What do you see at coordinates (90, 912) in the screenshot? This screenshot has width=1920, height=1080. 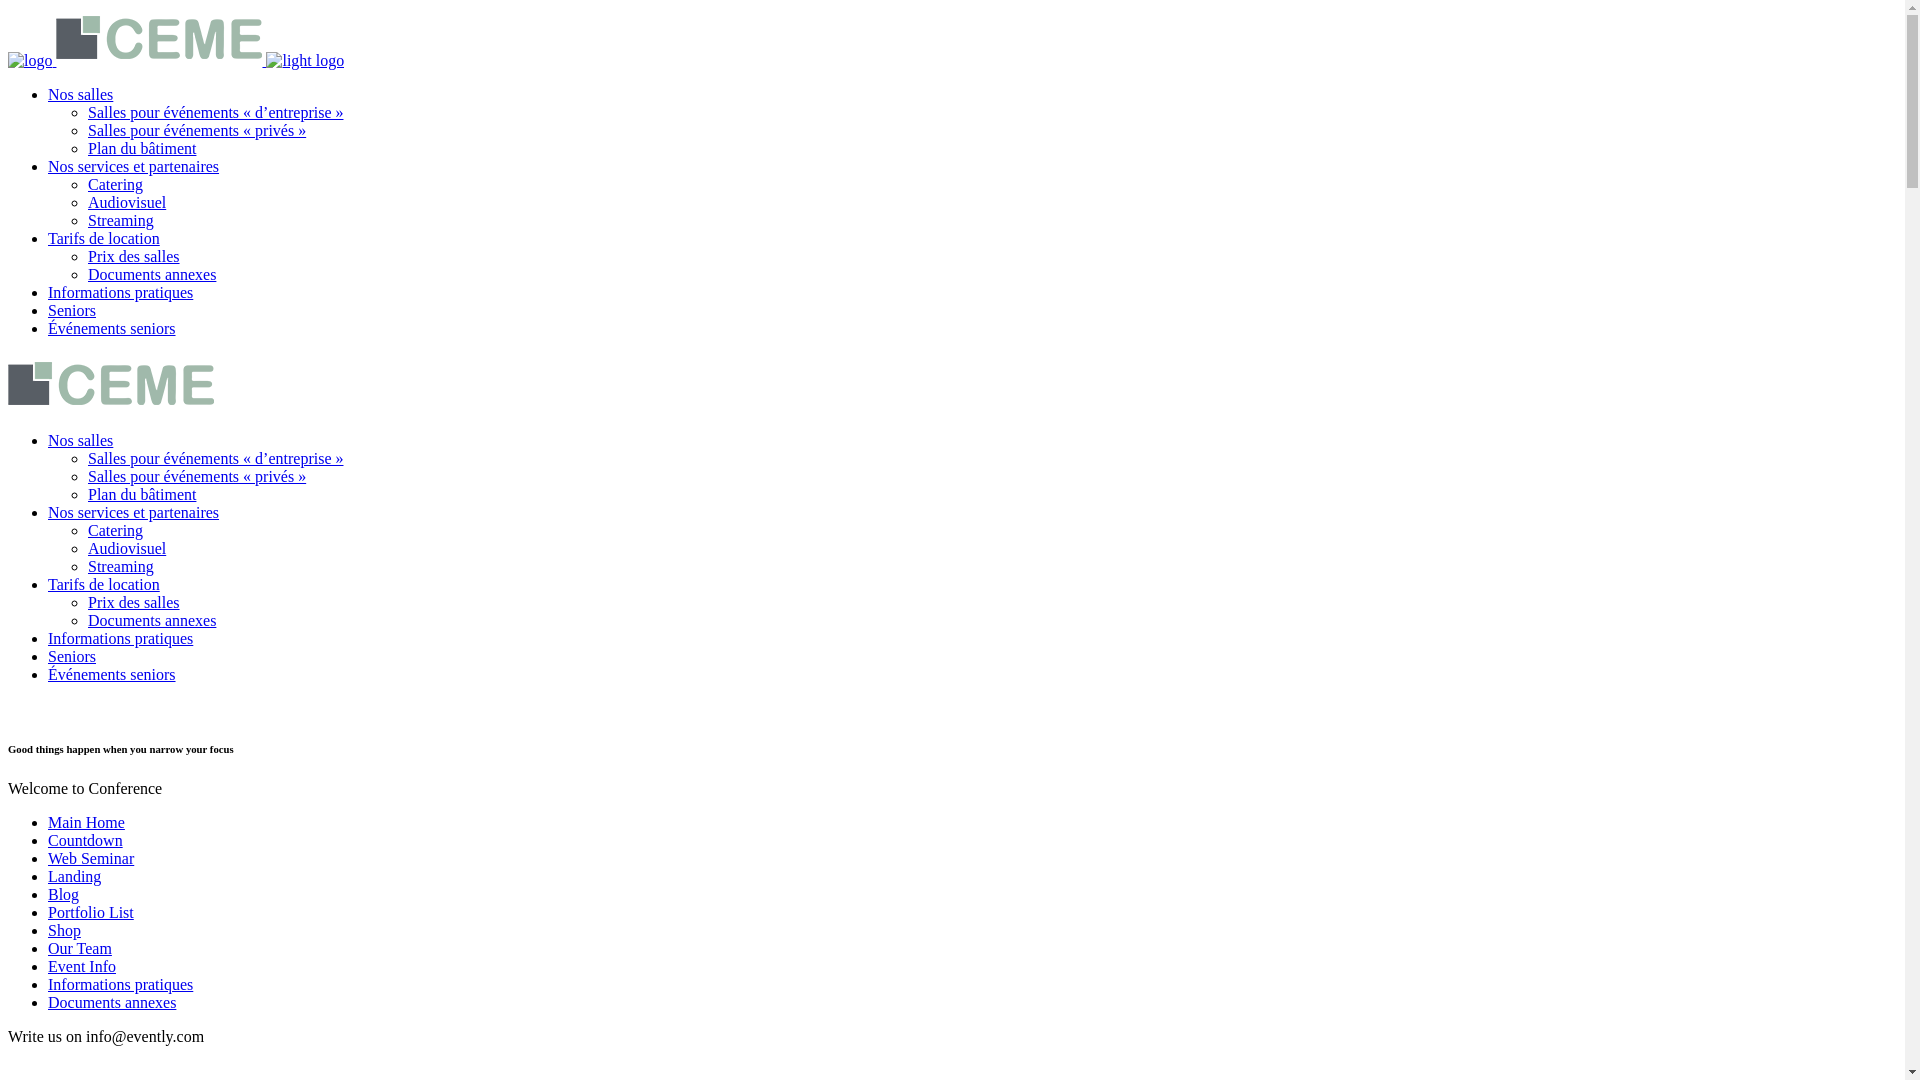 I see `'Portfolio List'` at bounding box center [90, 912].